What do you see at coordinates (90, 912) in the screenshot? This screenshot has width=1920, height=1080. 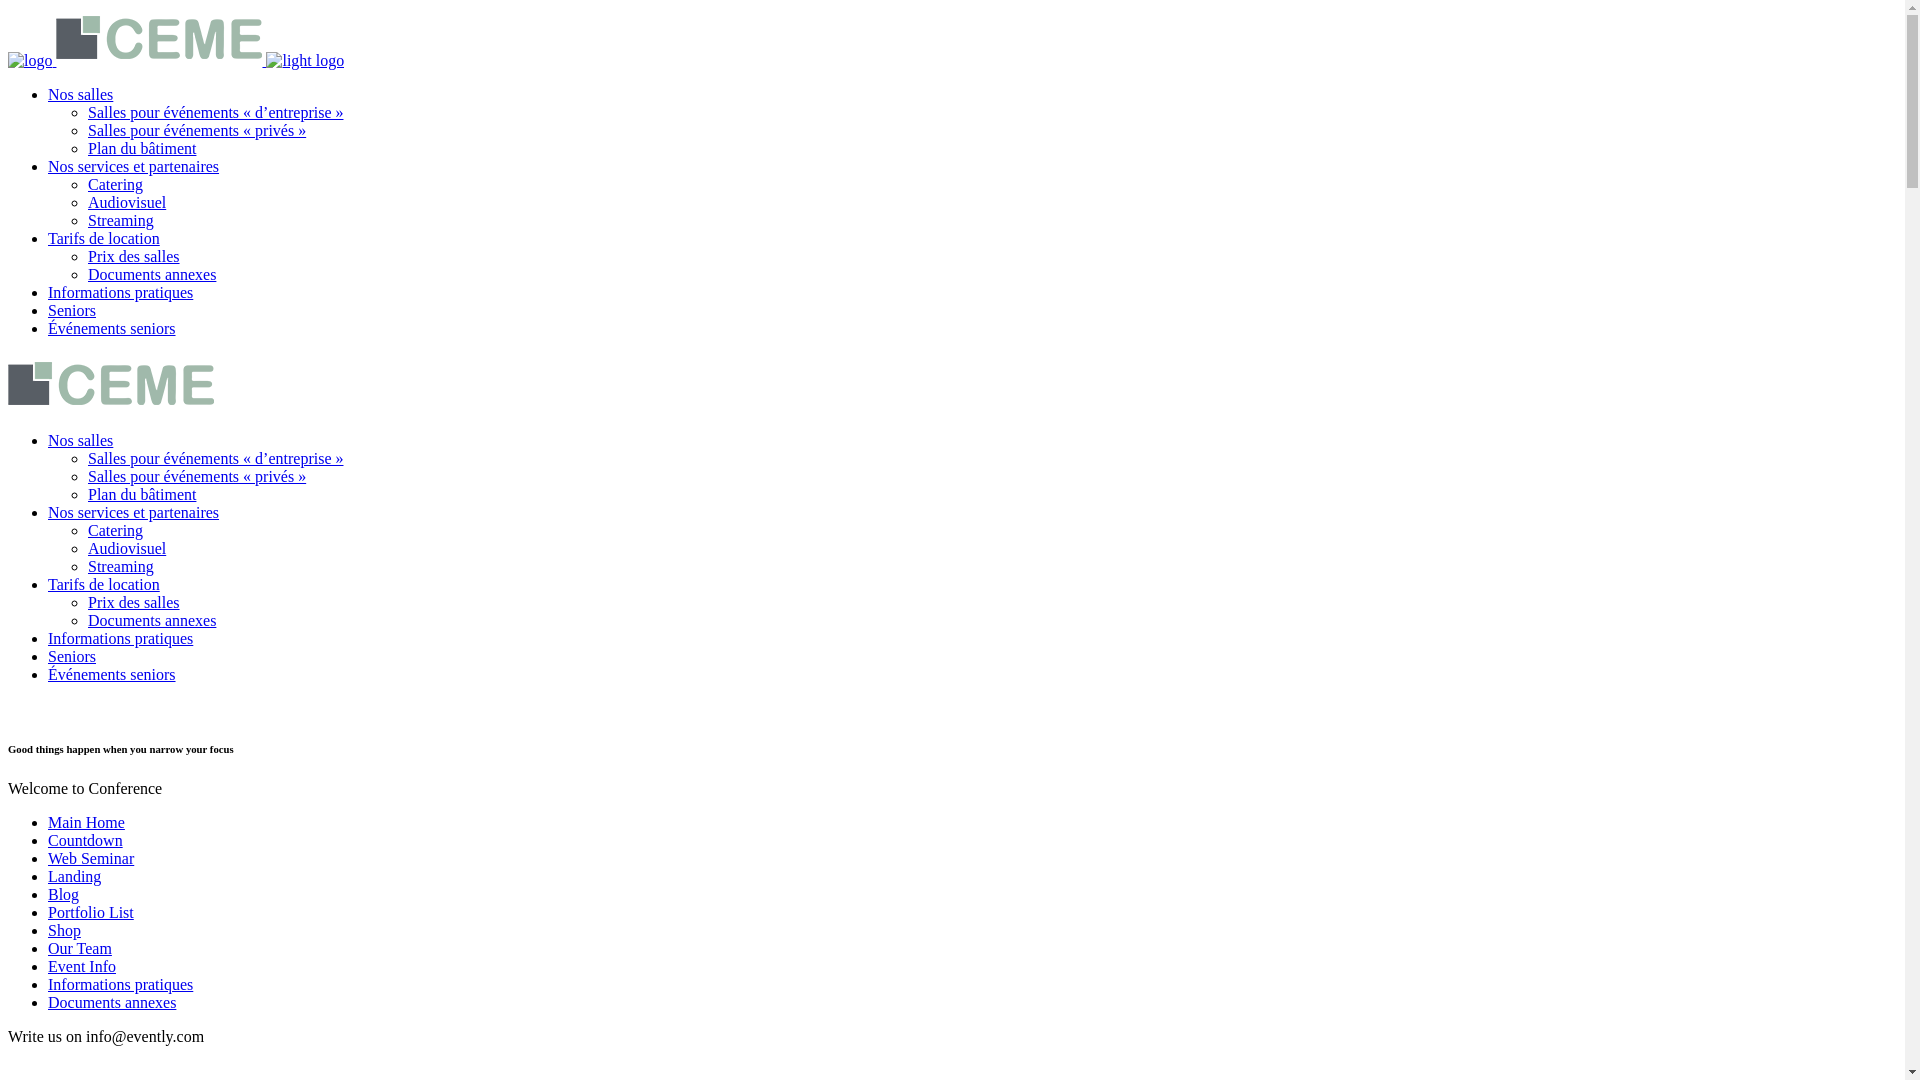 I see `'Portfolio List'` at bounding box center [90, 912].